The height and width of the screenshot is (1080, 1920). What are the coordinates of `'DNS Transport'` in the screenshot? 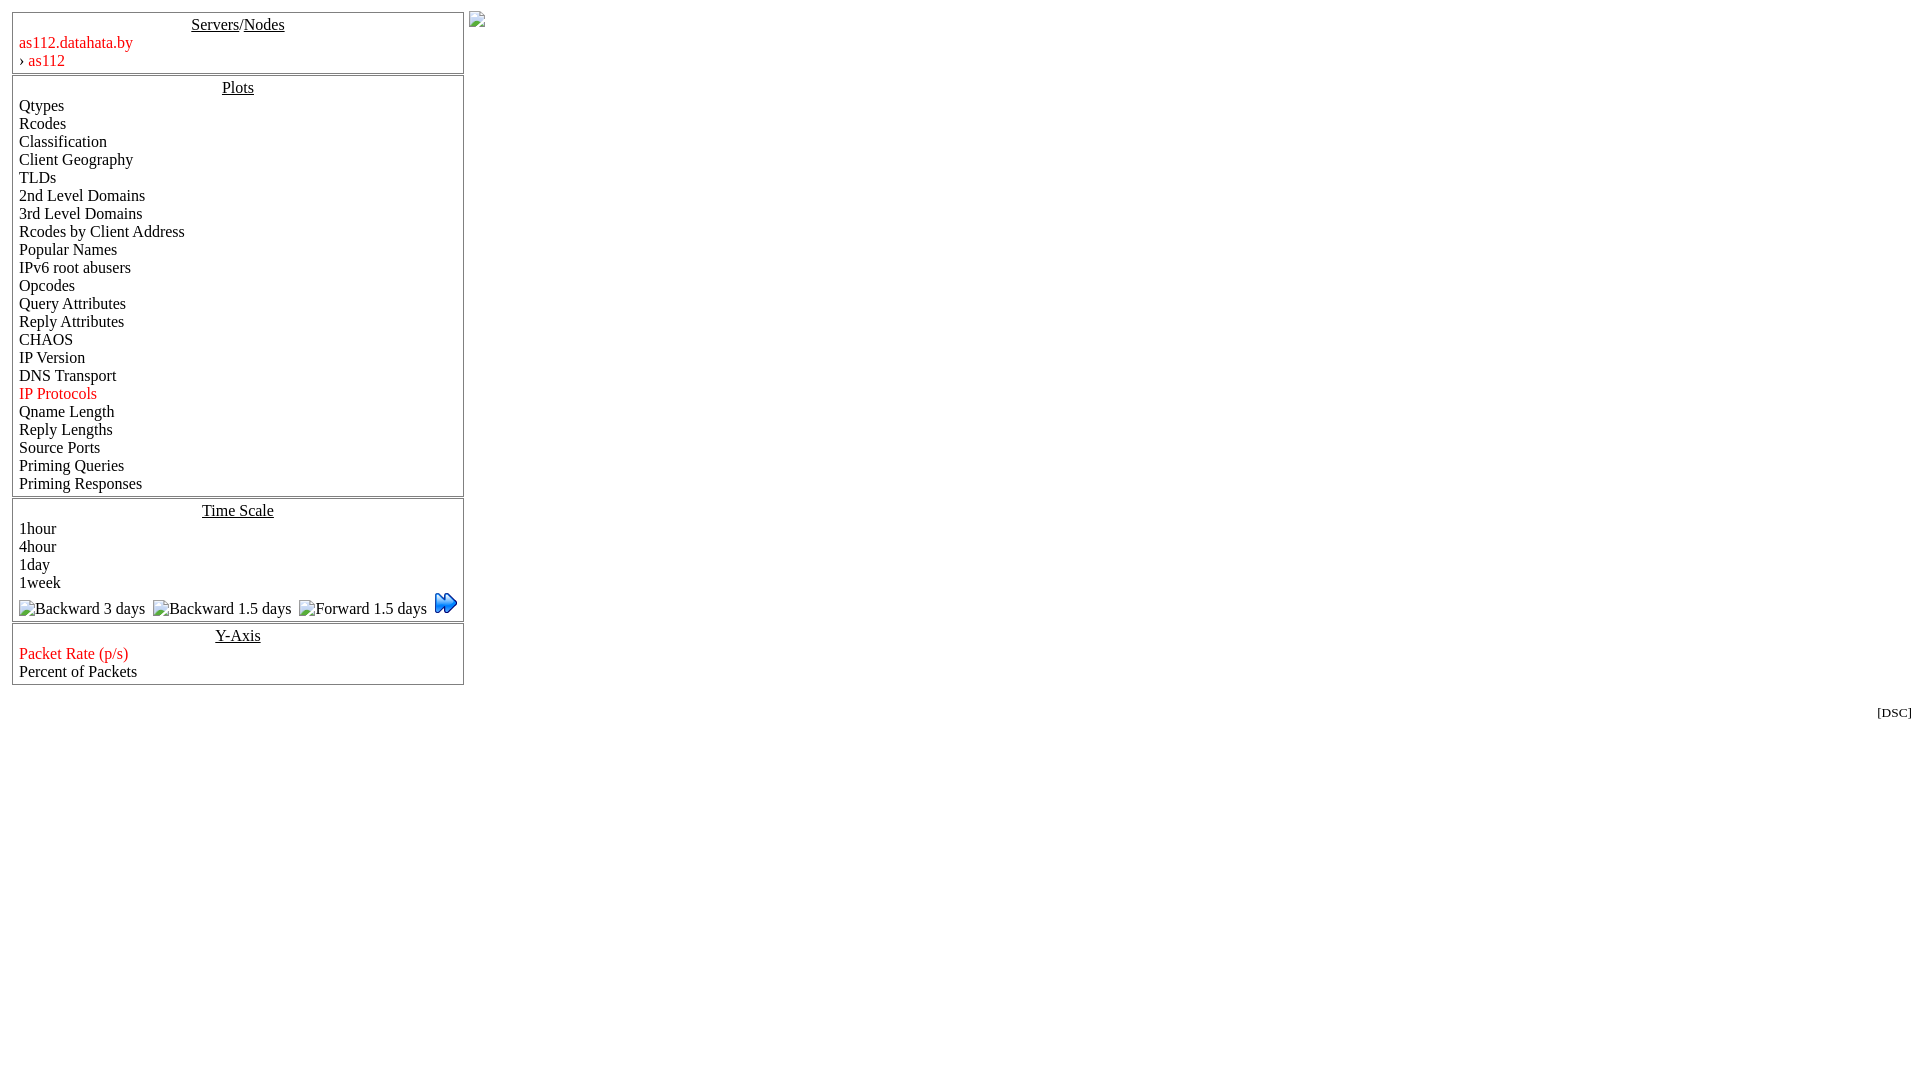 It's located at (67, 375).